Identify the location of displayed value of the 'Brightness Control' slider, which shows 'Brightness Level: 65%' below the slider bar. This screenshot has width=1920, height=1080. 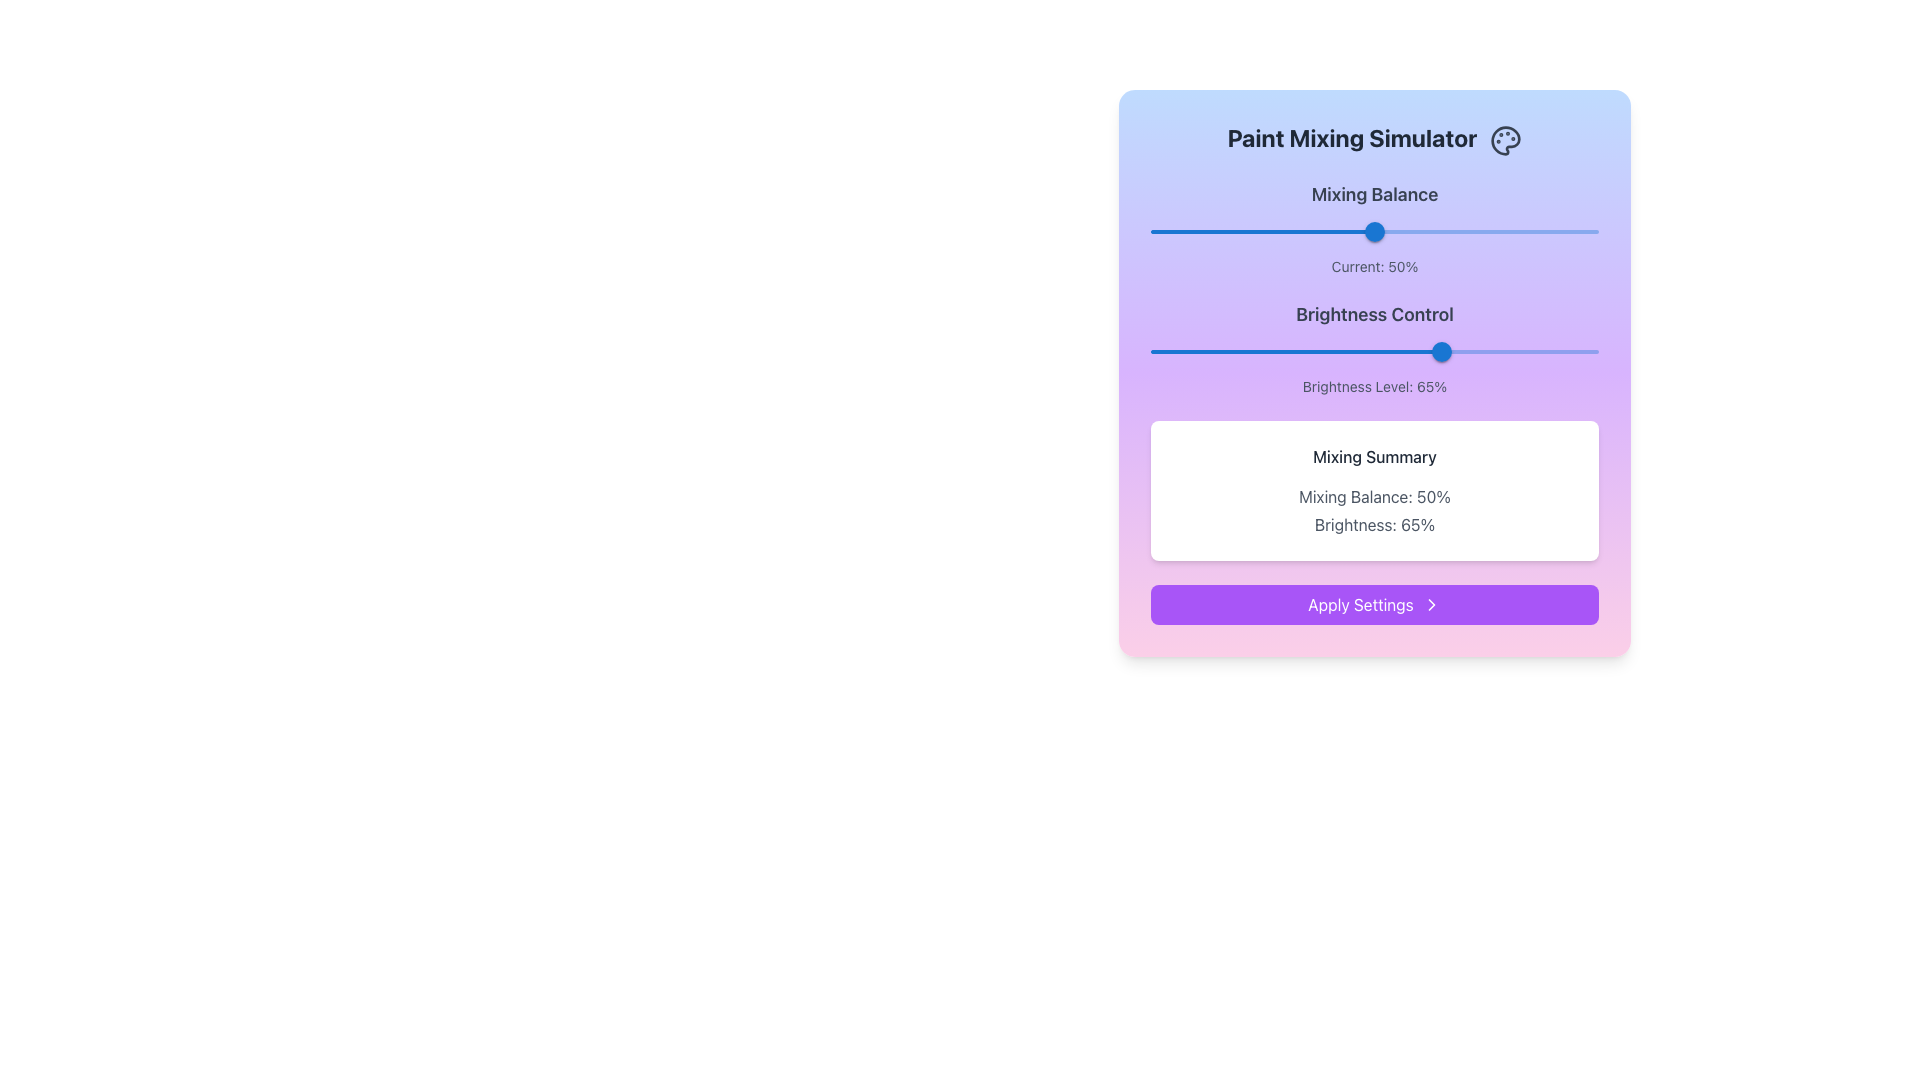
(1373, 346).